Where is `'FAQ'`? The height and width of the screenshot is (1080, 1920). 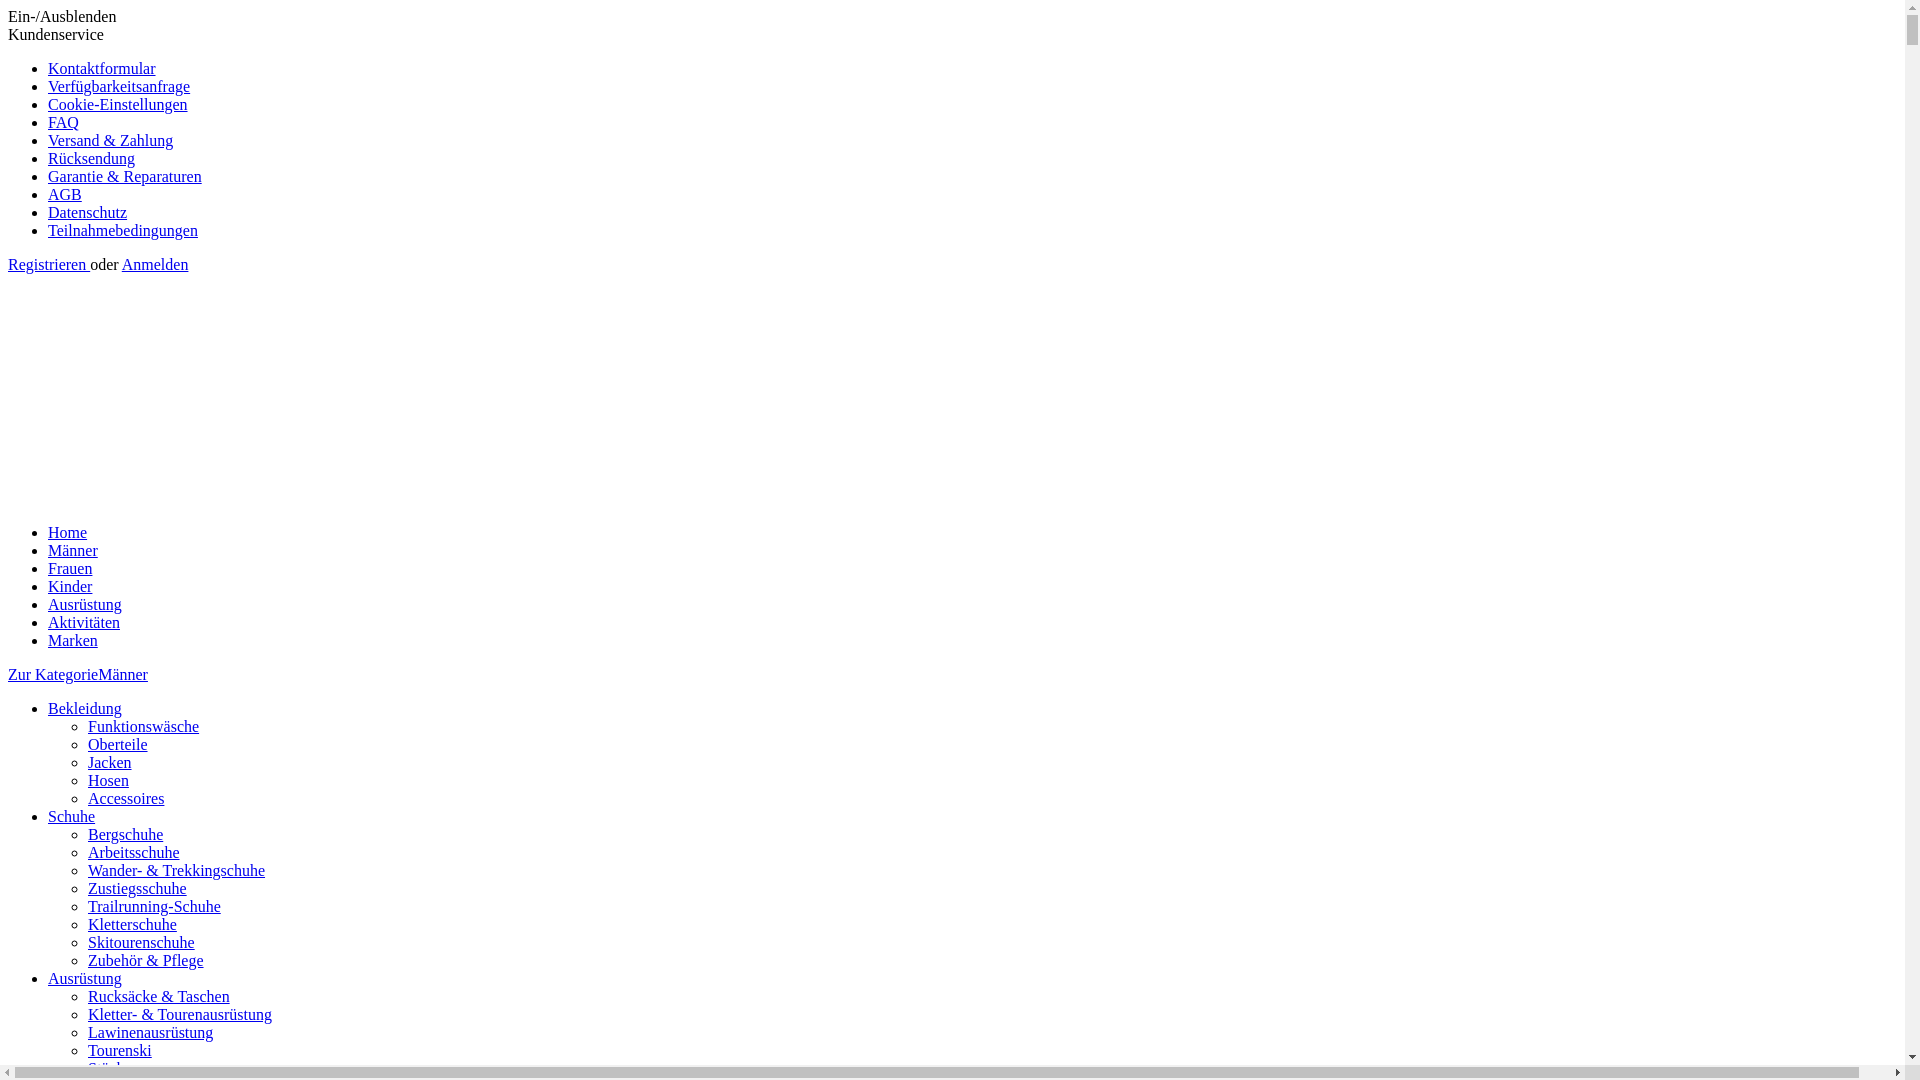
'FAQ' is located at coordinates (63, 122).